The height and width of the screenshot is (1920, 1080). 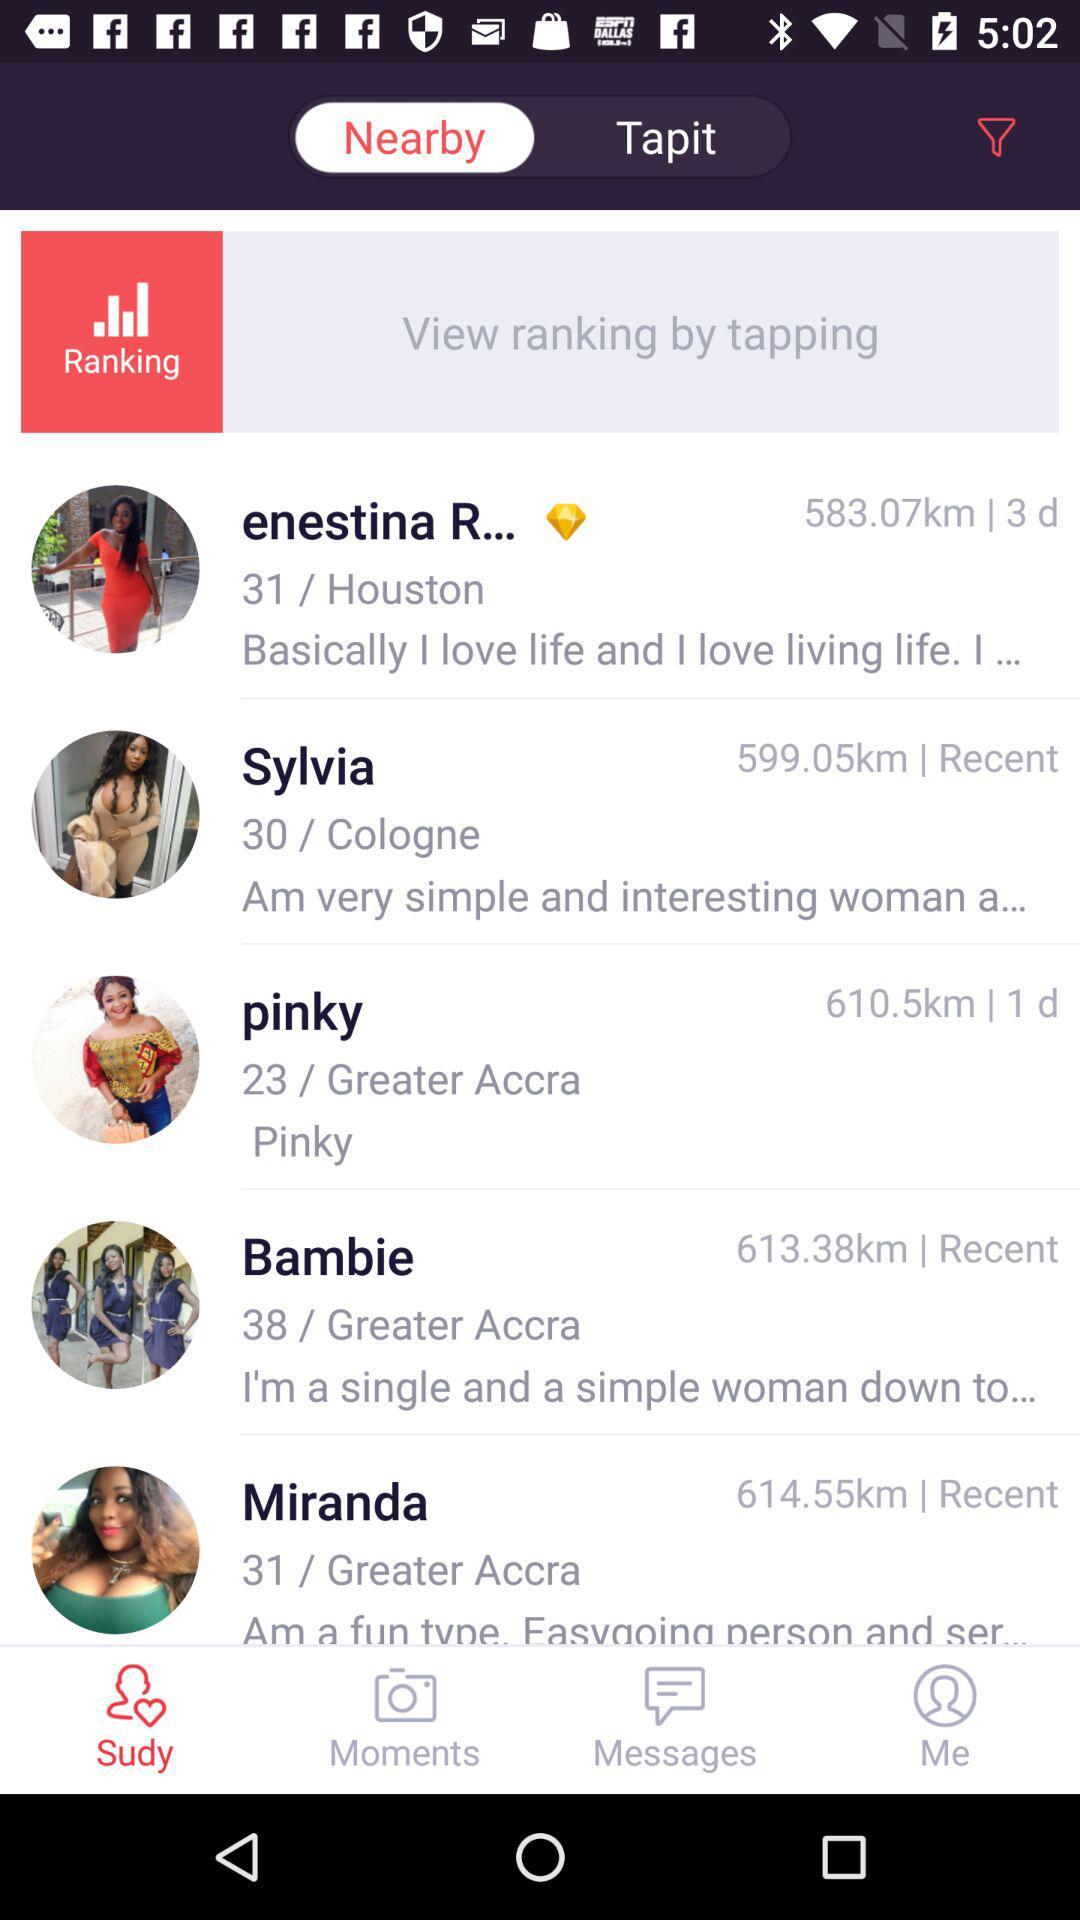 I want to click on icon above the view ranking by icon, so click(x=412, y=135).